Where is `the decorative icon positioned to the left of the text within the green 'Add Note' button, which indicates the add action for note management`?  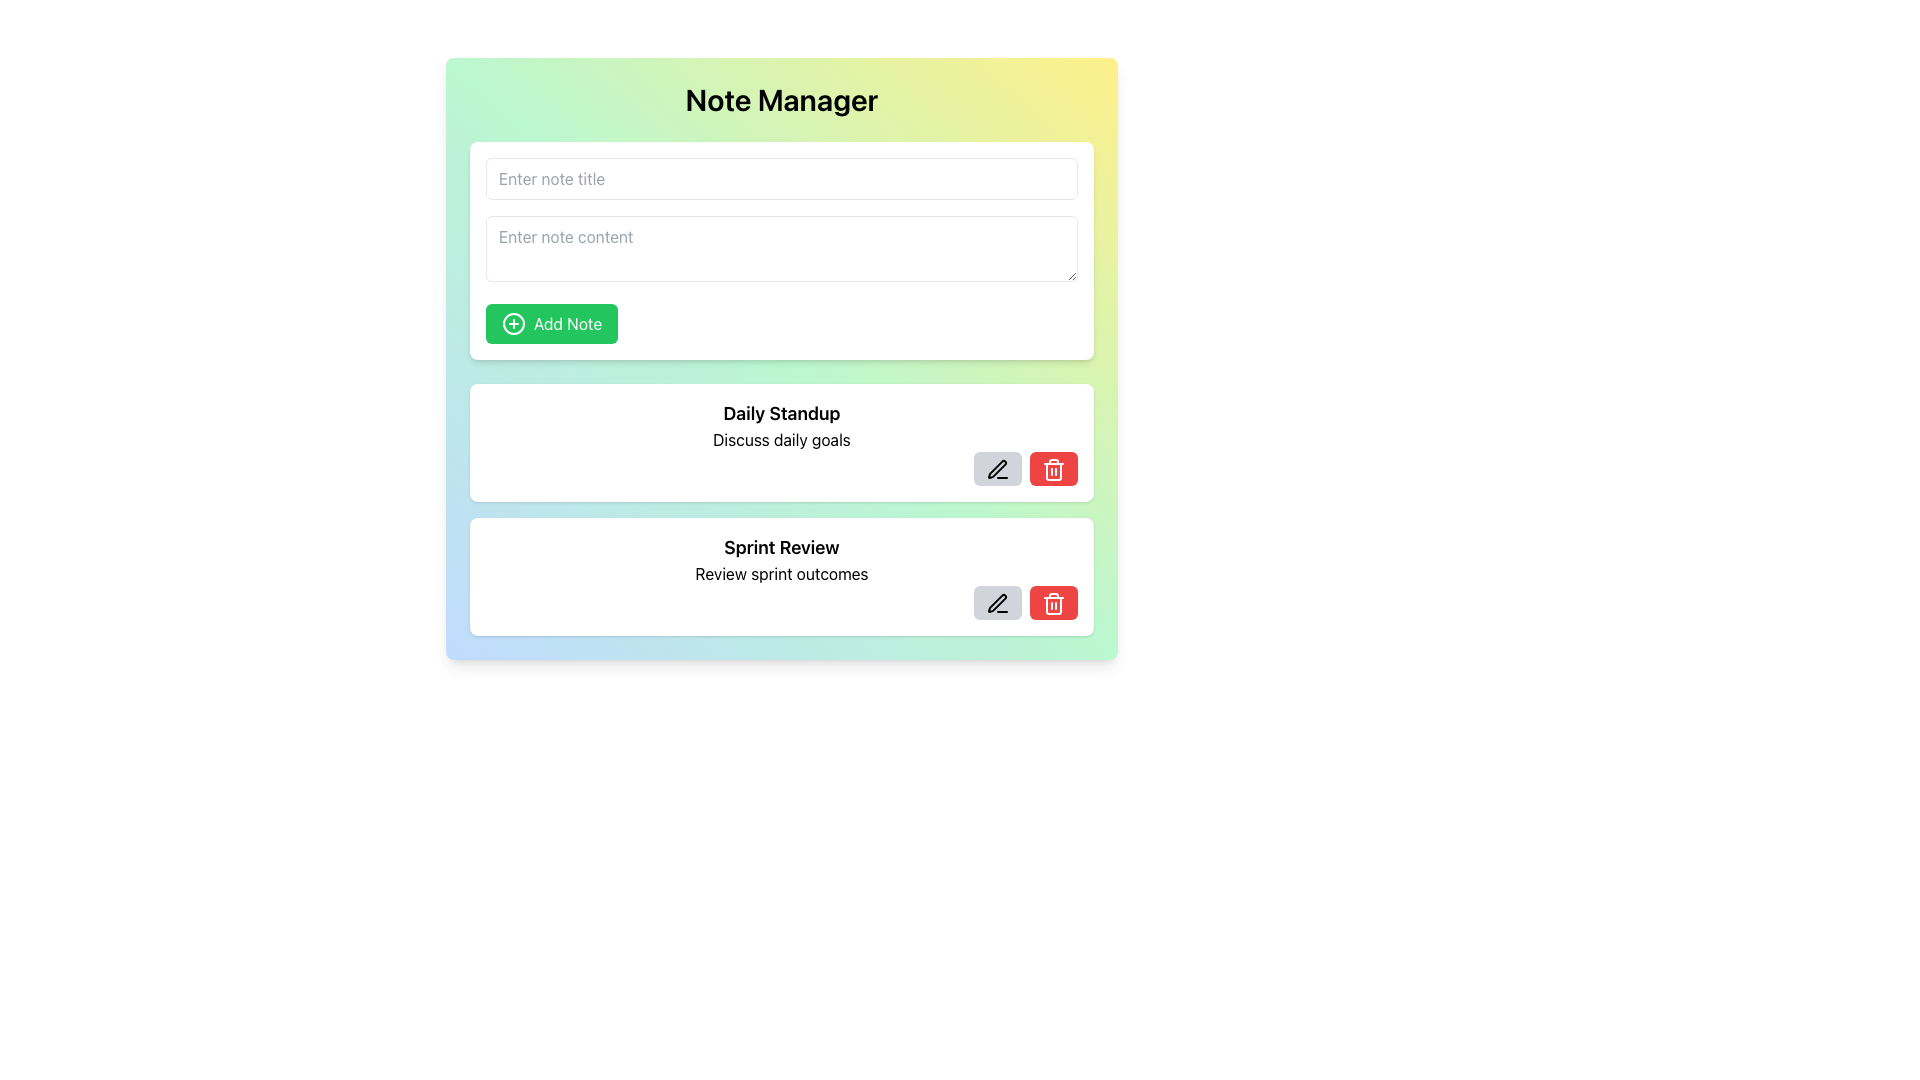 the decorative icon positioned to the left of the text within the green 'Add Note' button, which indicates the add action for note management is located at coordinates (513, 323).